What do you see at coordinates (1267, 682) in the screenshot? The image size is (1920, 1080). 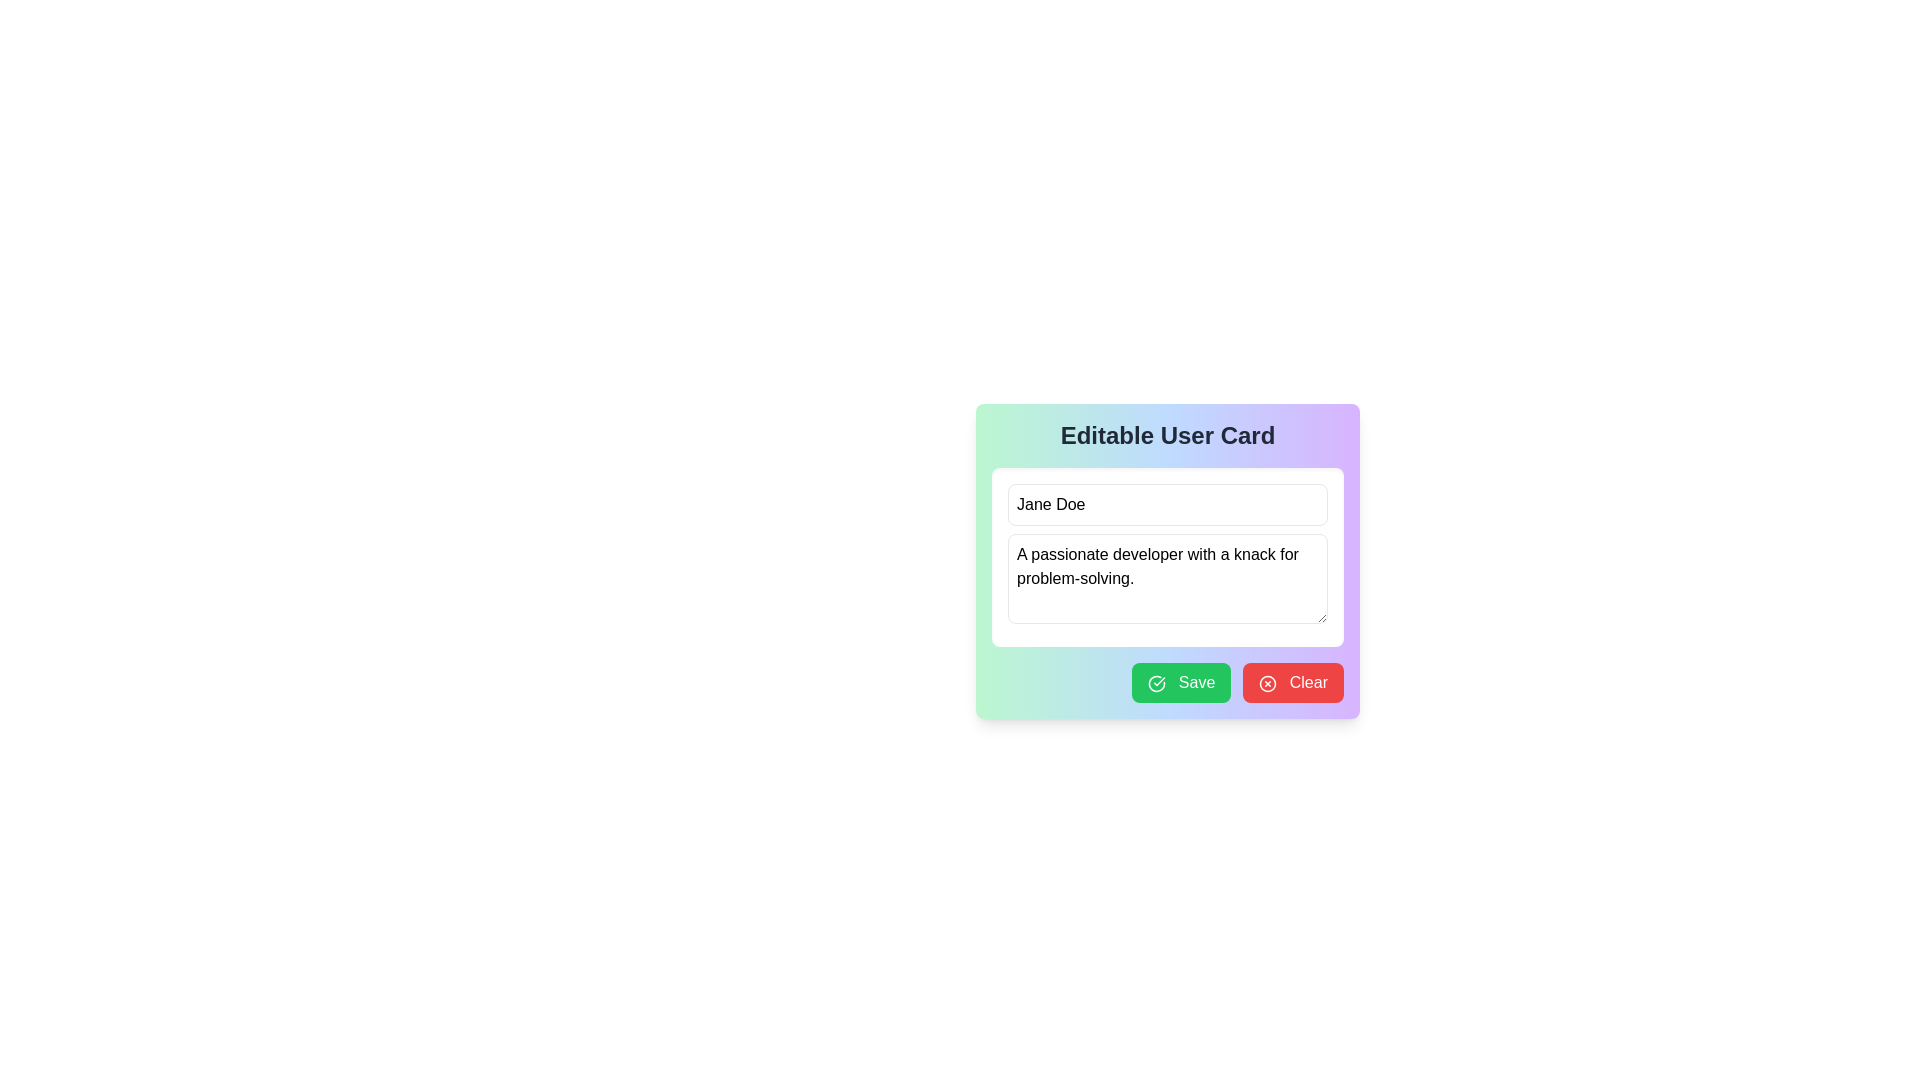 I see `the small circular visual element that enhances the 'Clear' button icon located in the bottom-right corner of the card interface` at bounding box center [1267, 682].